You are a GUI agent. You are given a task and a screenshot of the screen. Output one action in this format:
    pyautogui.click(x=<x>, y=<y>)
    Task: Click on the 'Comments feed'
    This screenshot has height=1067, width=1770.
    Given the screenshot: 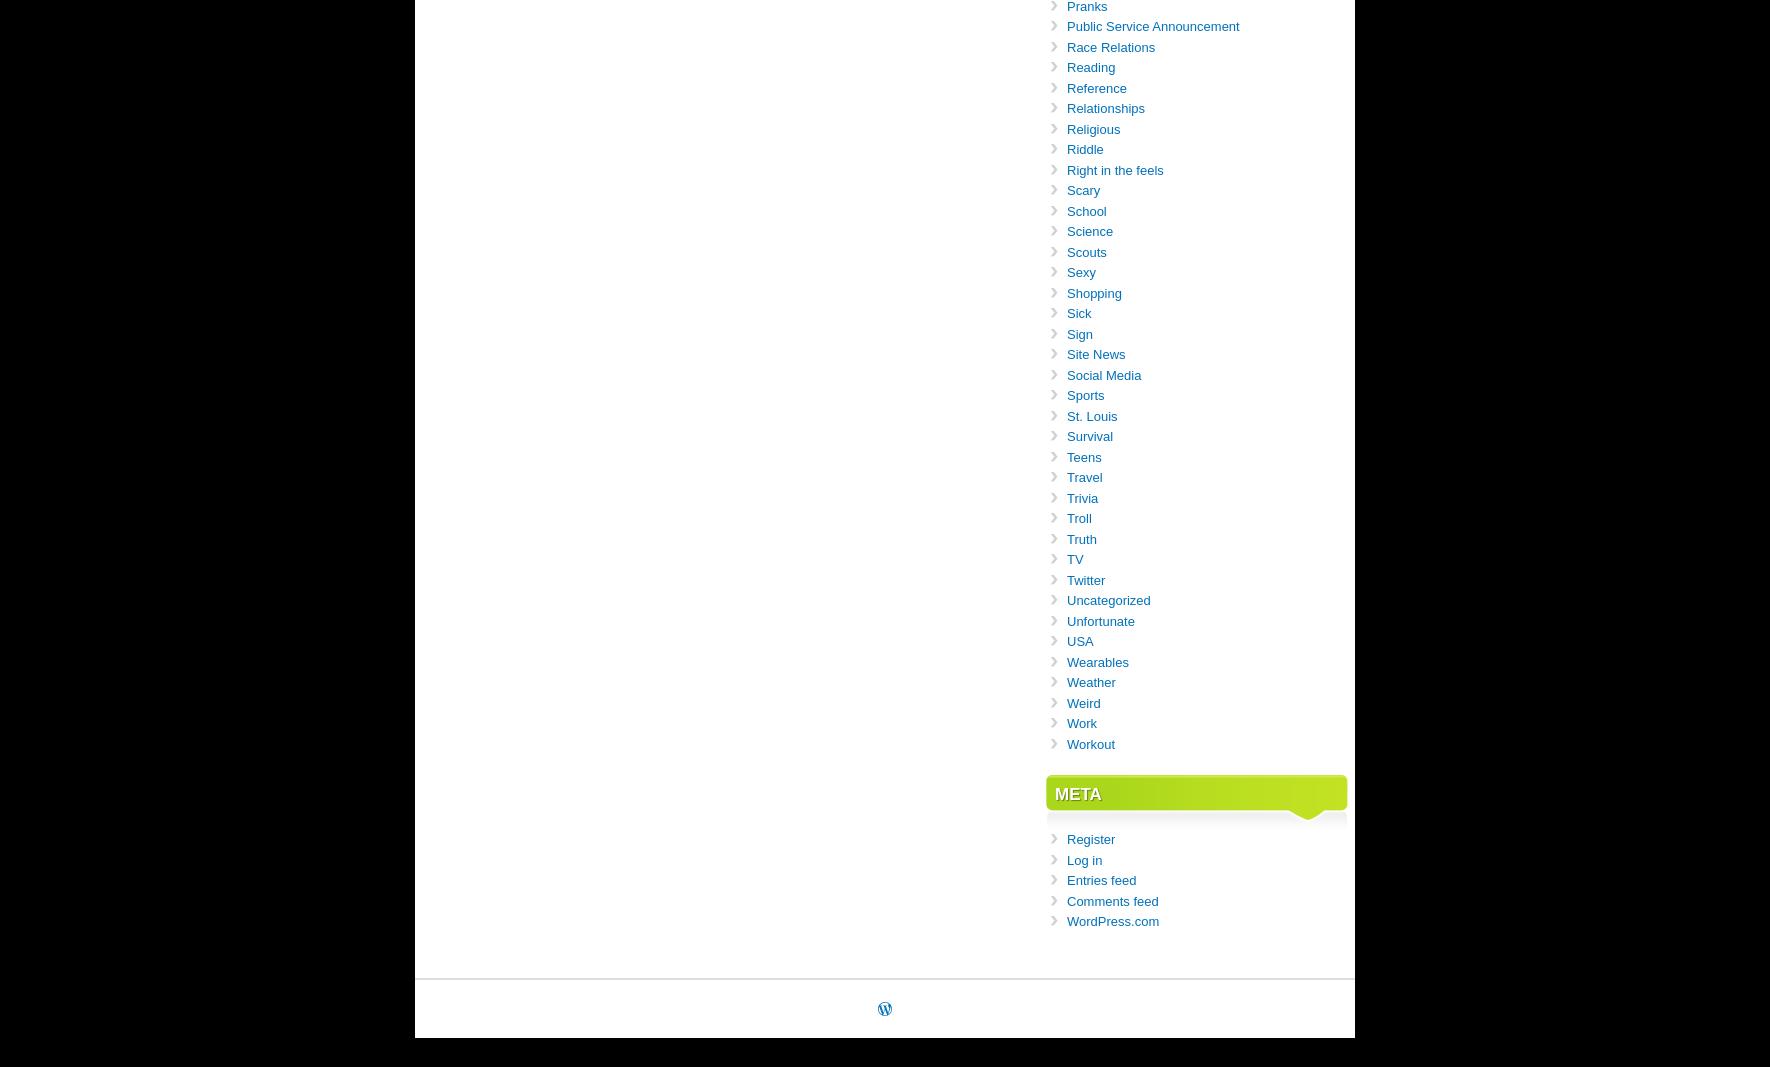 What is the action you would take?
    pyautogui.click(x=1112, y=900)
    